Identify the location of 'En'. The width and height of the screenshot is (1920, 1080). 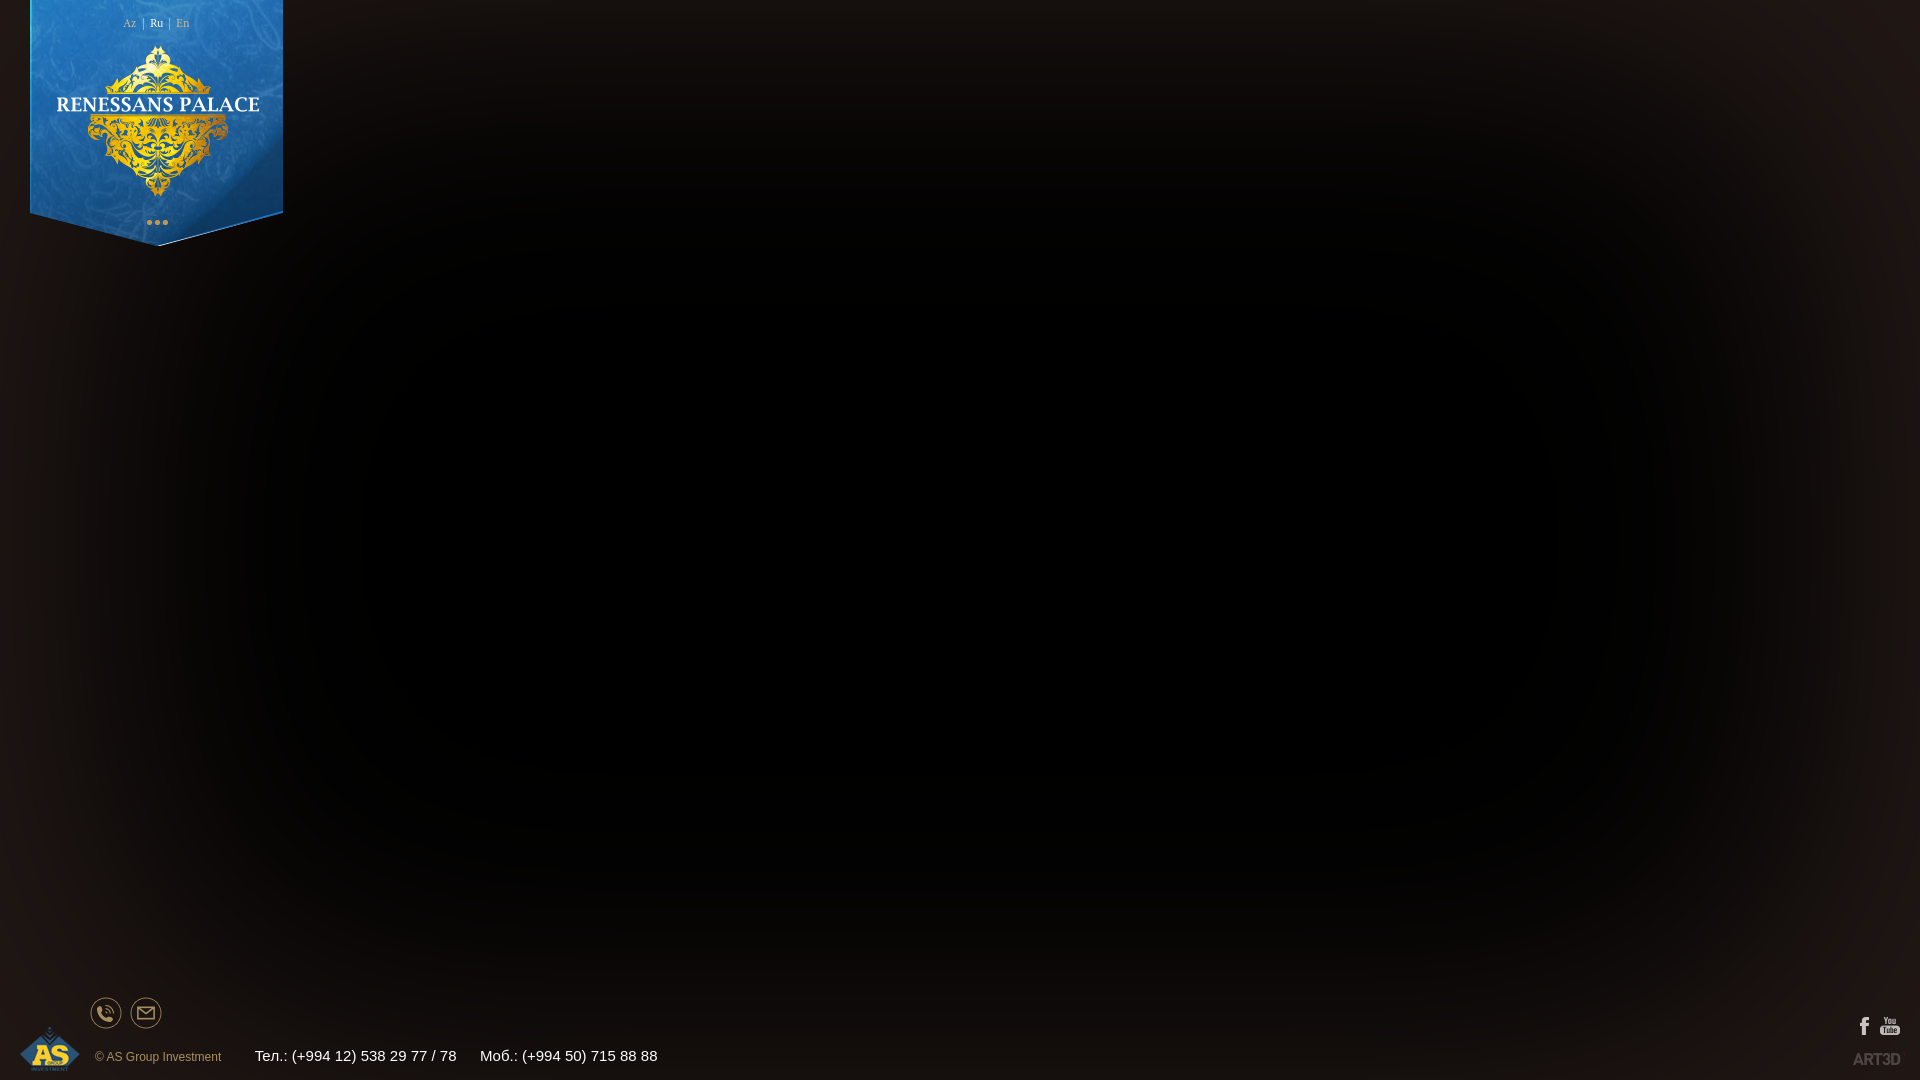
(176, 23).